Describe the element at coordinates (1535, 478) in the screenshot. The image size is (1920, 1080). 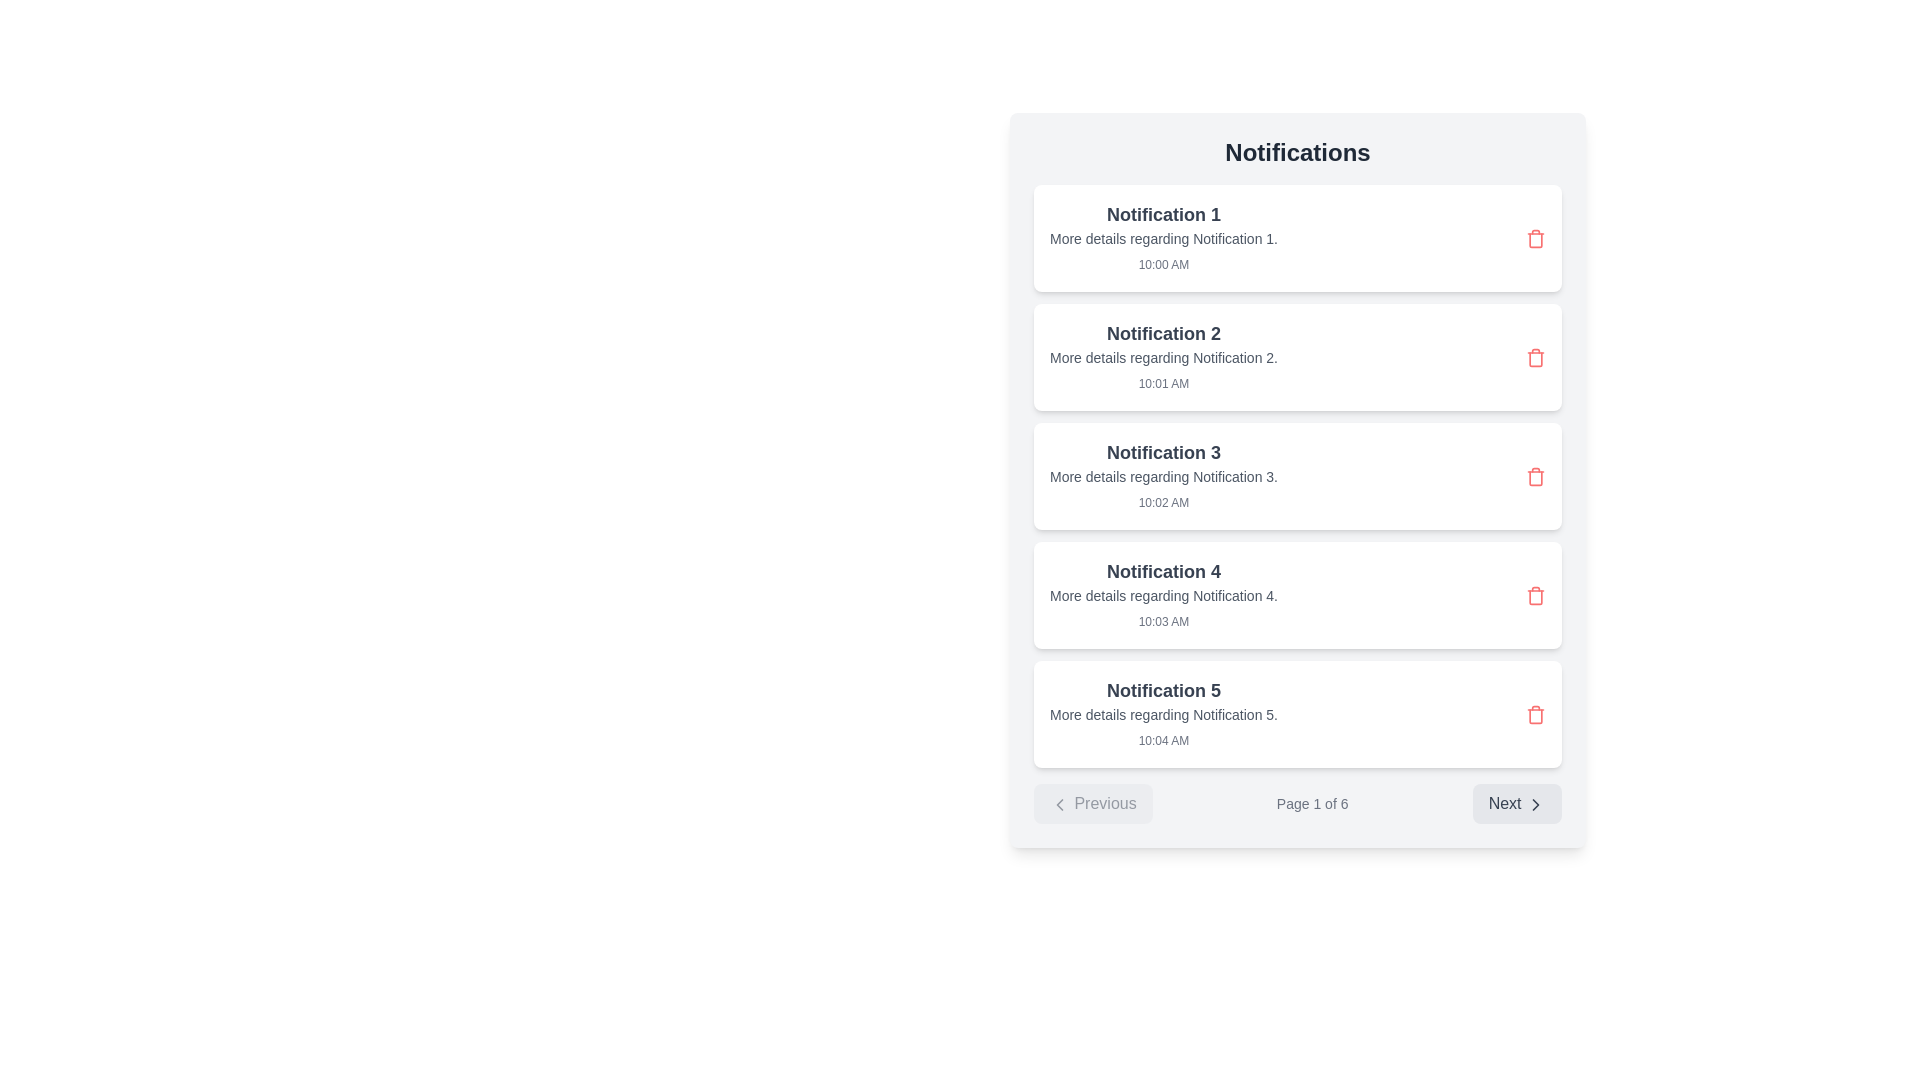
I see `the minimalistic trash icon located to the right of the text details in the third notification item` at that location.